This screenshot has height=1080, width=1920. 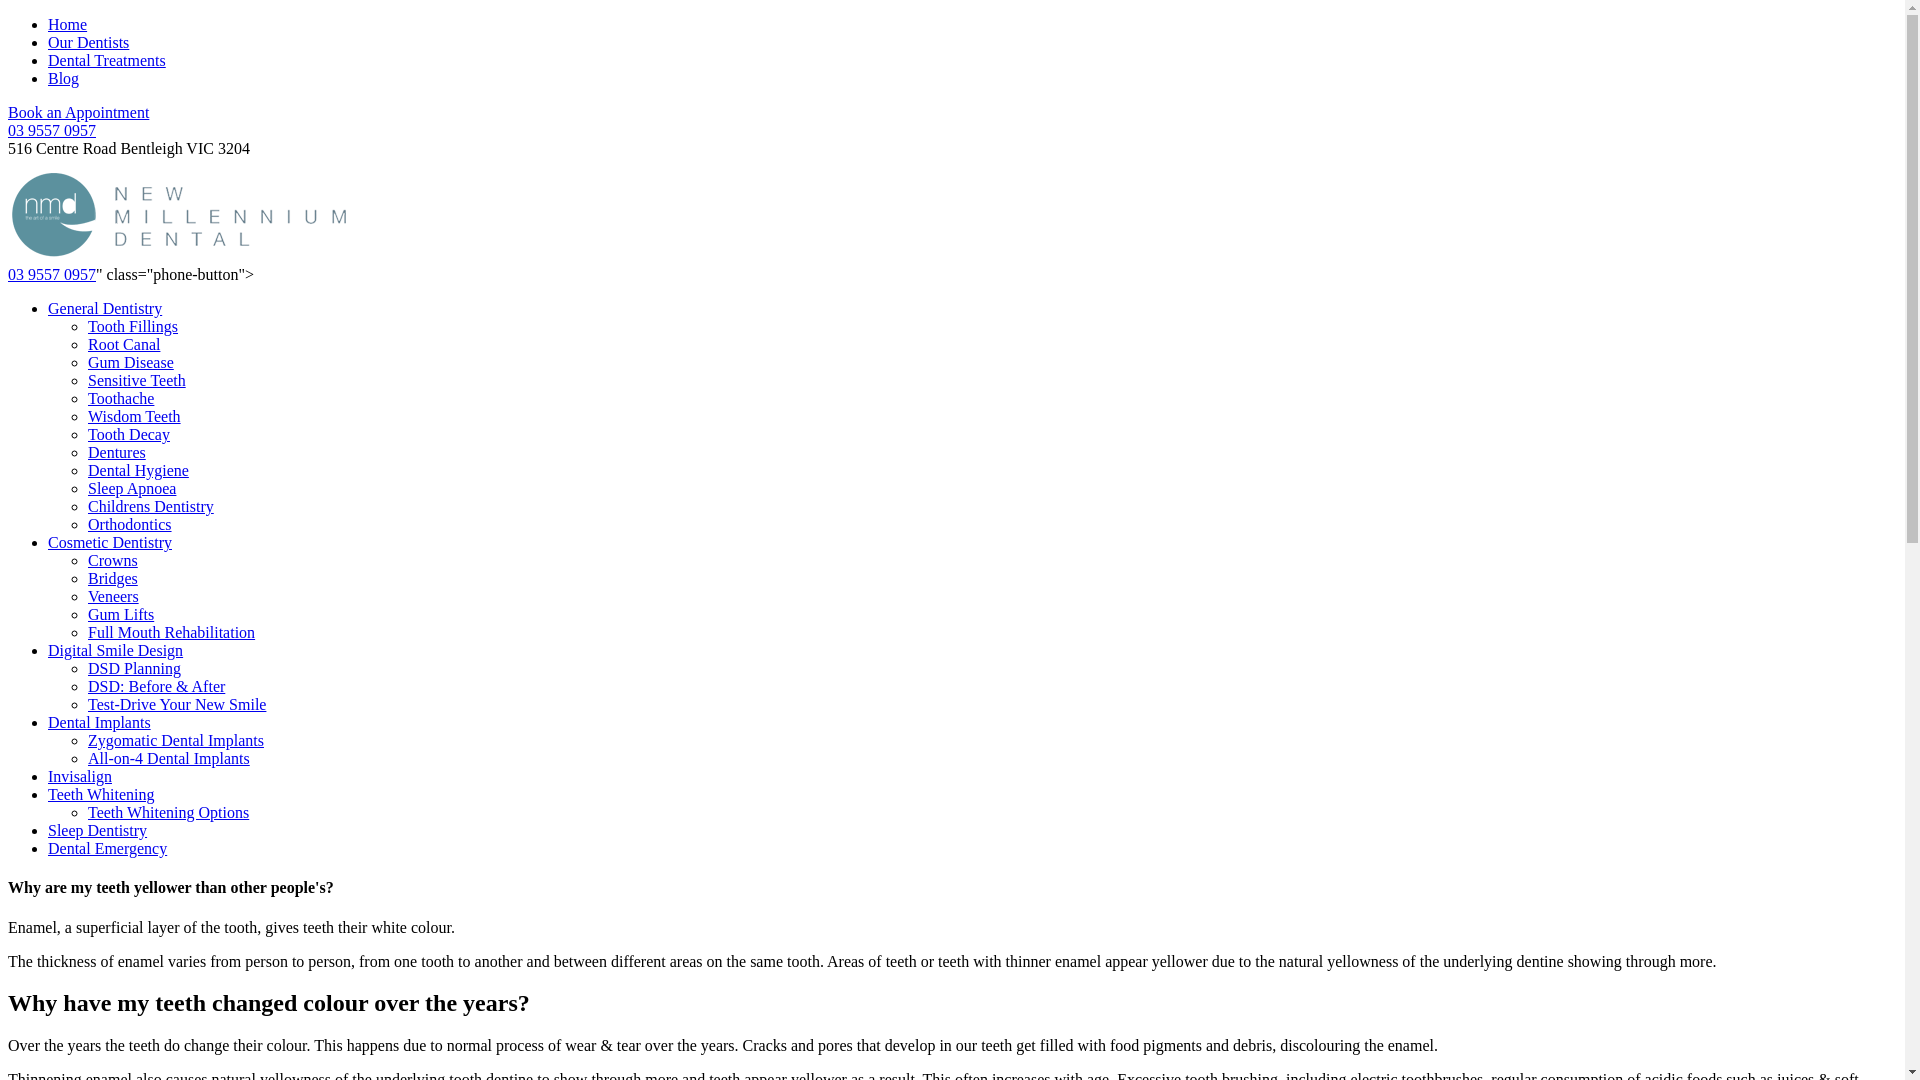 What do you see at coordinates (129, 362) in the screenshot?
I see `'Gum Disease'` at bounding box center [129, 362].